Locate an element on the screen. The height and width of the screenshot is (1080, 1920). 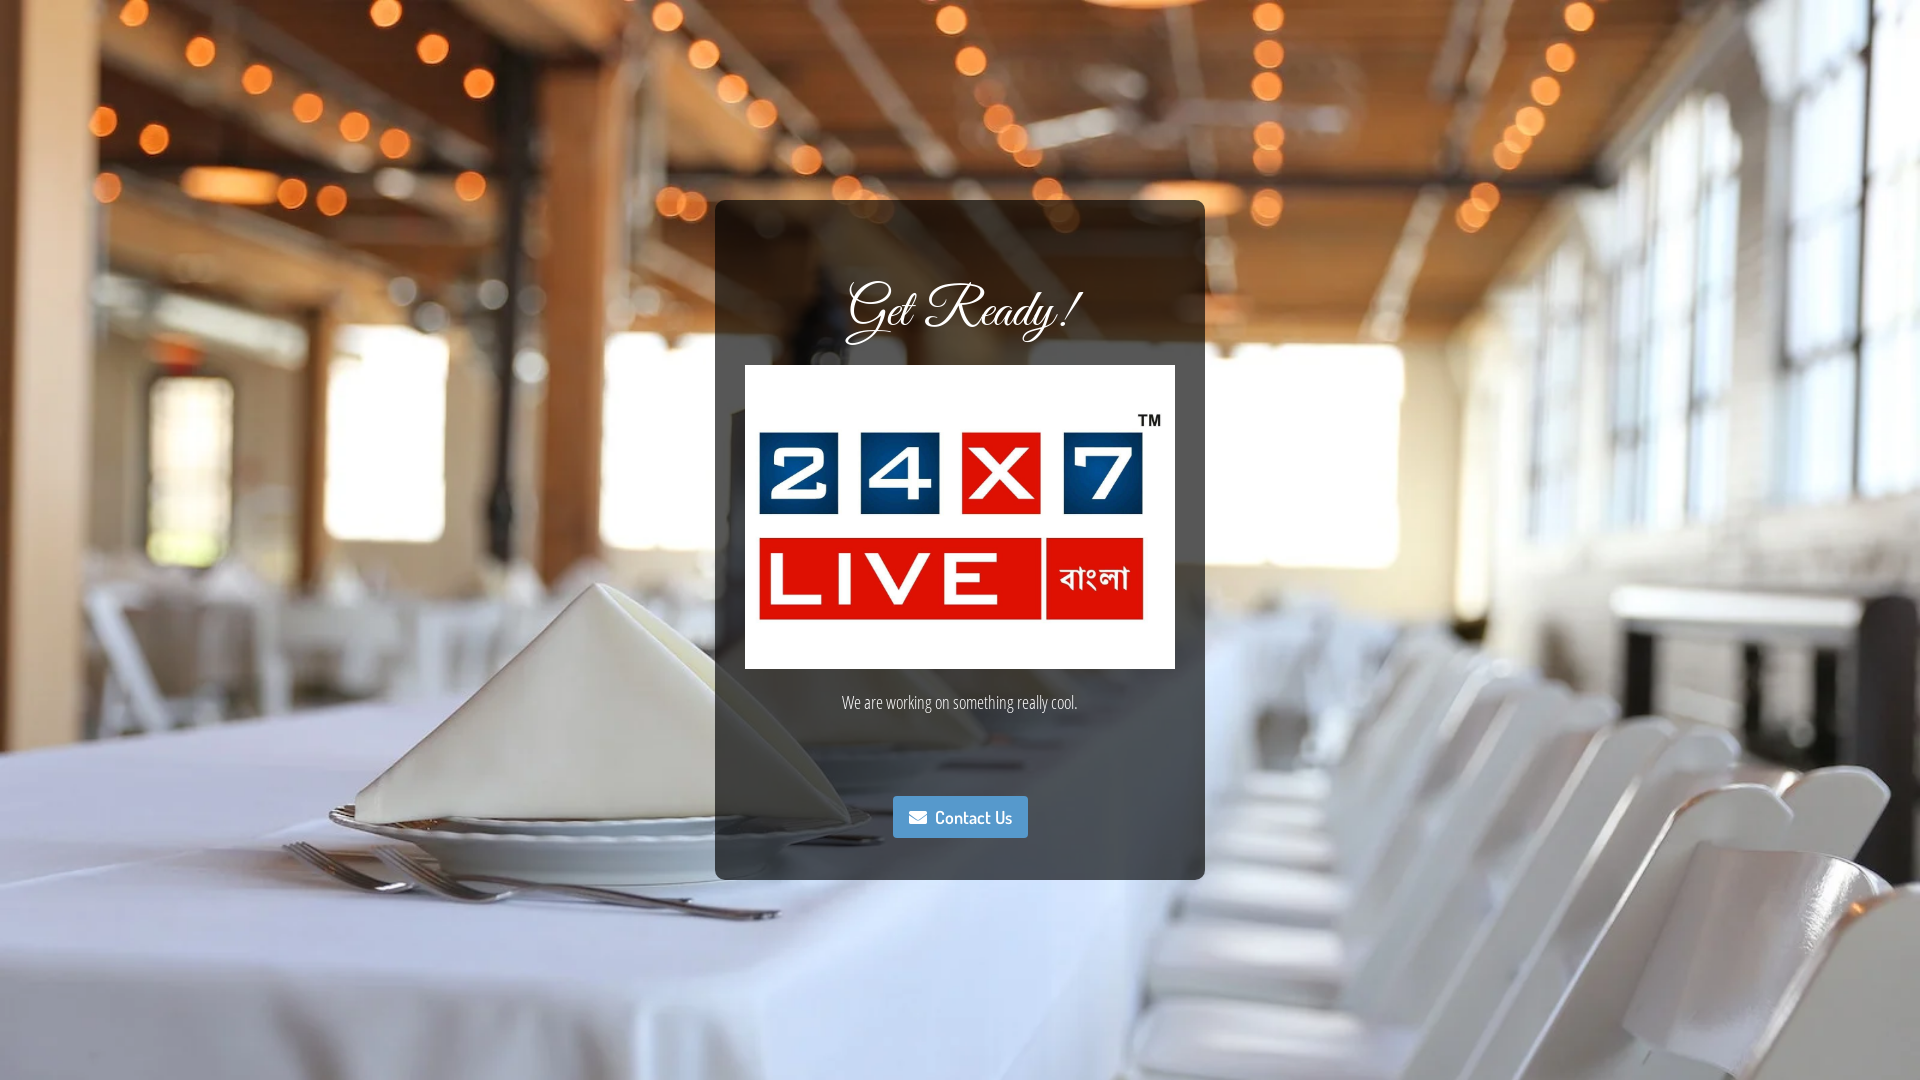
'Contact Us' is located at coordinates (891, 817).